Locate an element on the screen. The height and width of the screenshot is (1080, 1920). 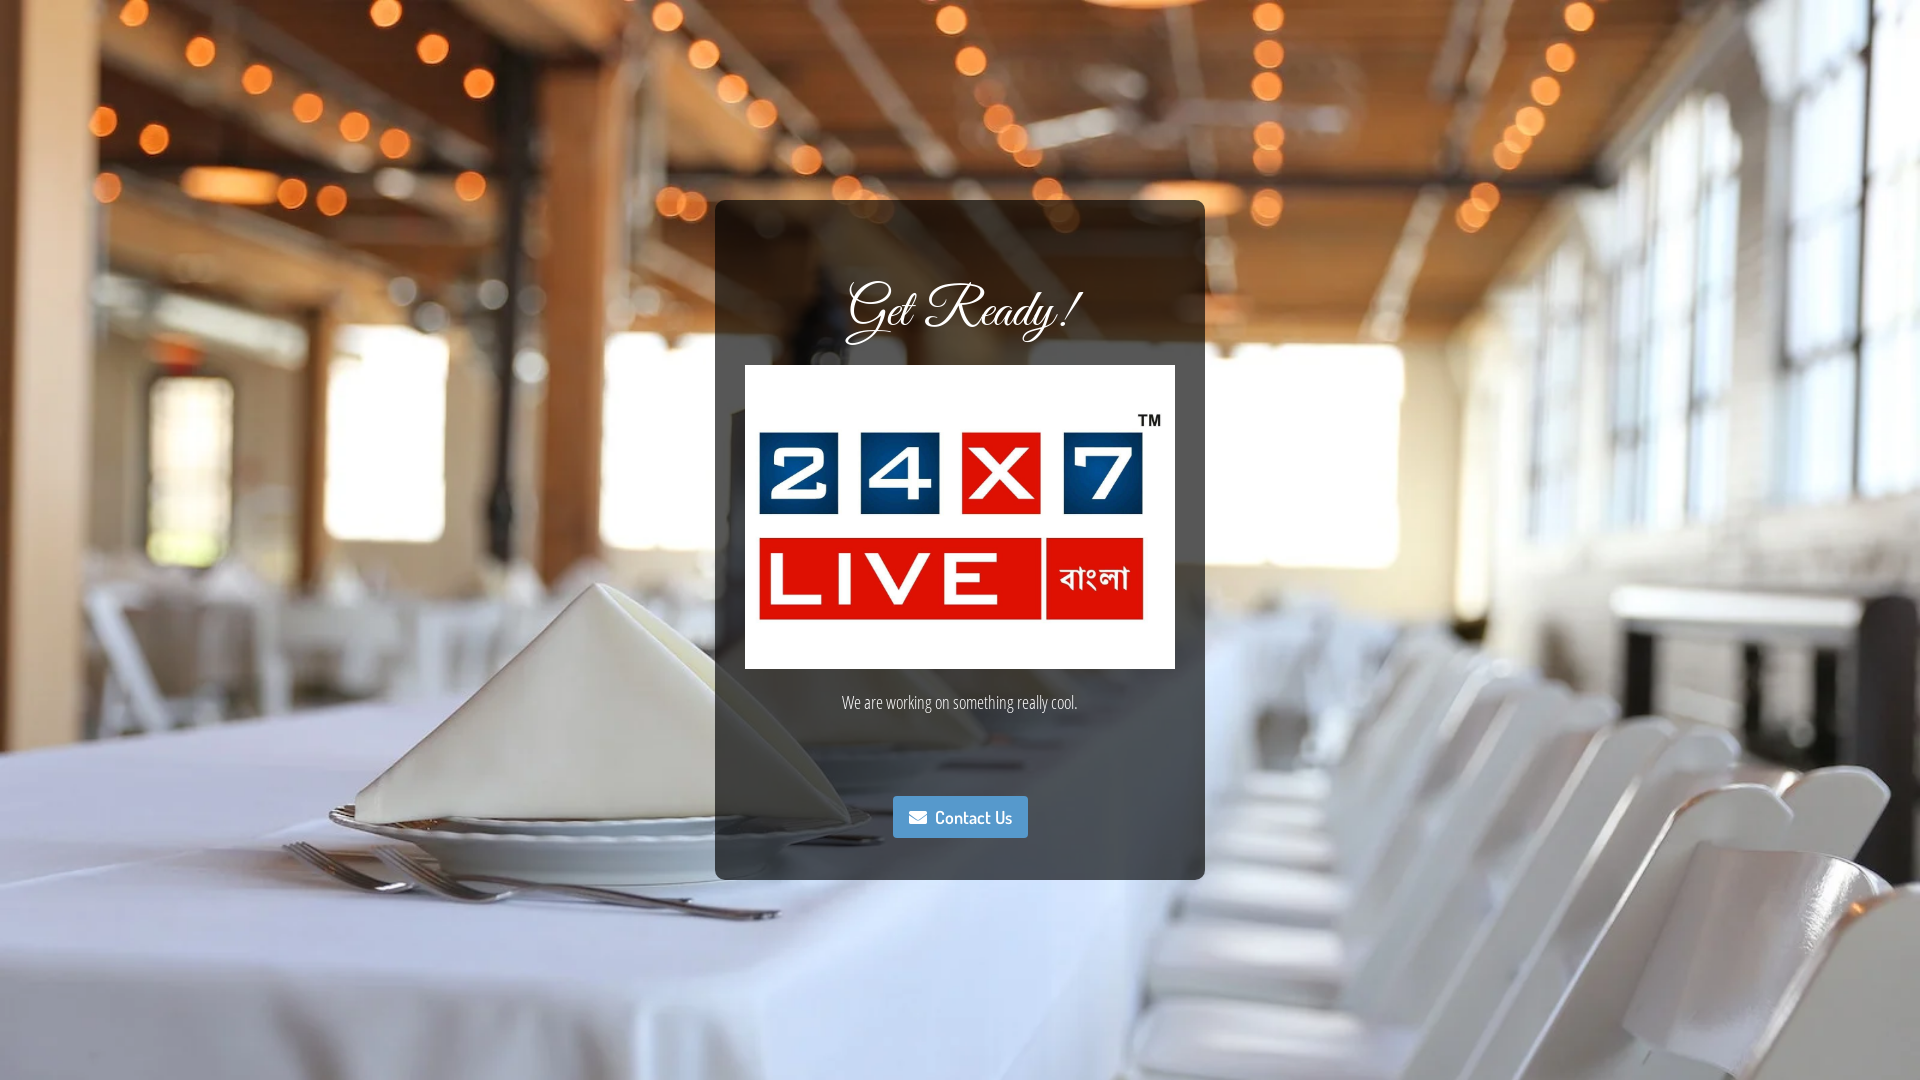
'Contact Us' is located at coordinates (891, 817).